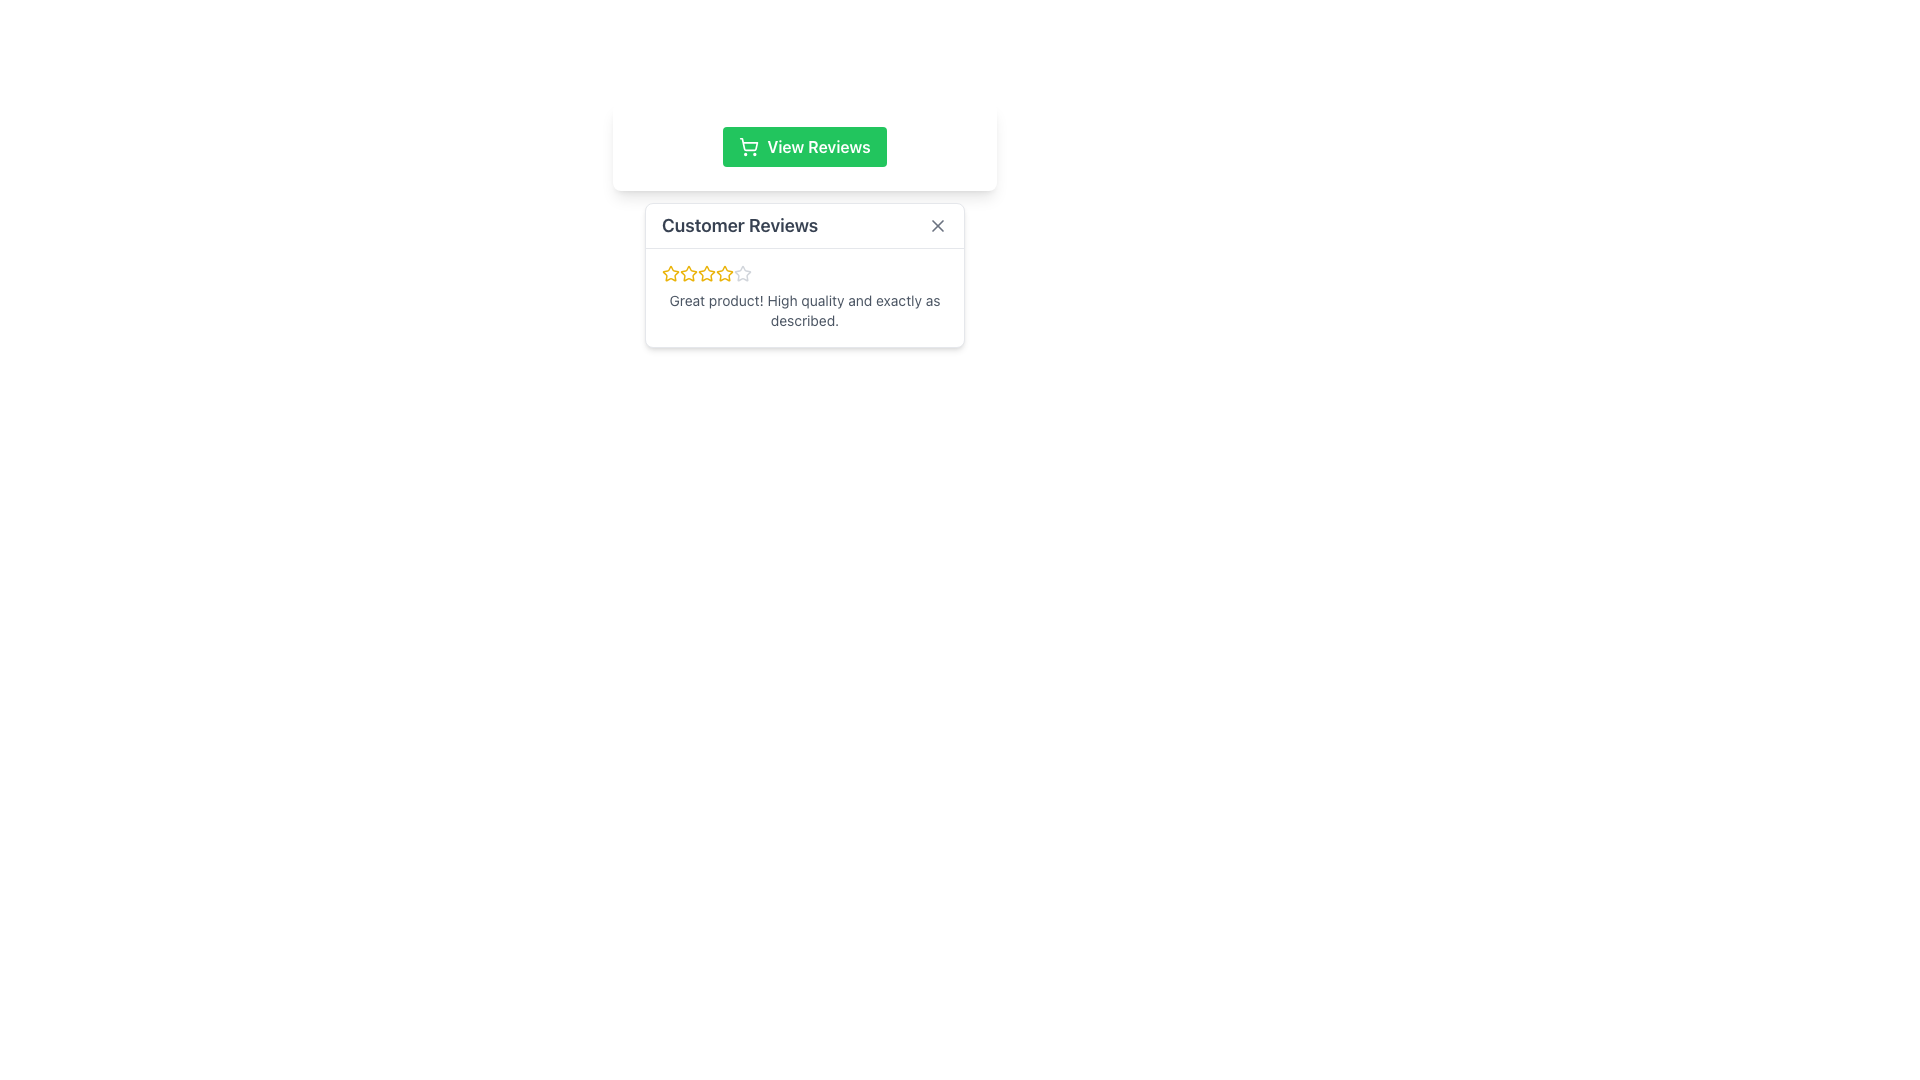 The height and width of the screenshot is (1080, 1920). Describe the element at coordinates (739, 225) in the screenshot. I see `the 'Customer Reviews' text label, which is styled in bold and medium-large font, located in the header block of the review section` at that location.